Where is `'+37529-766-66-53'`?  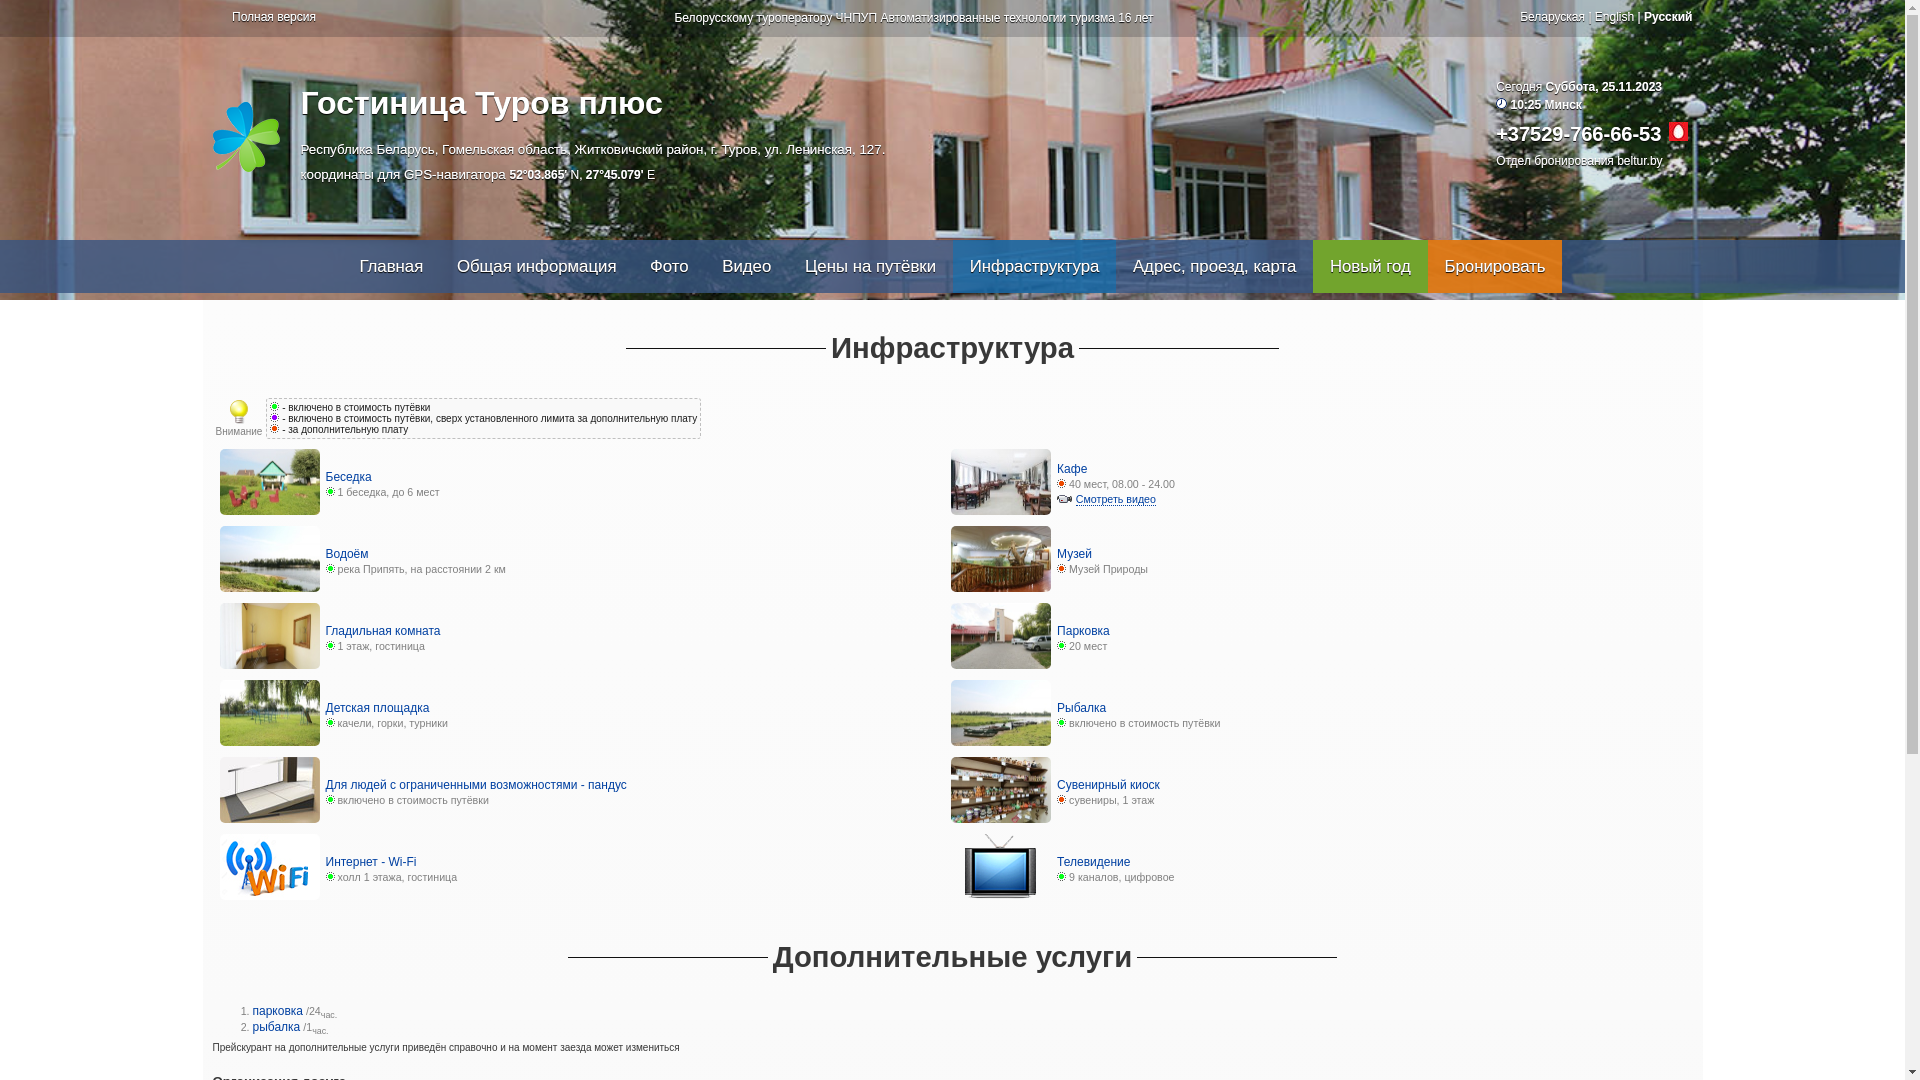
'+37529-766-66-53' is located at coordinates (1577, 134).